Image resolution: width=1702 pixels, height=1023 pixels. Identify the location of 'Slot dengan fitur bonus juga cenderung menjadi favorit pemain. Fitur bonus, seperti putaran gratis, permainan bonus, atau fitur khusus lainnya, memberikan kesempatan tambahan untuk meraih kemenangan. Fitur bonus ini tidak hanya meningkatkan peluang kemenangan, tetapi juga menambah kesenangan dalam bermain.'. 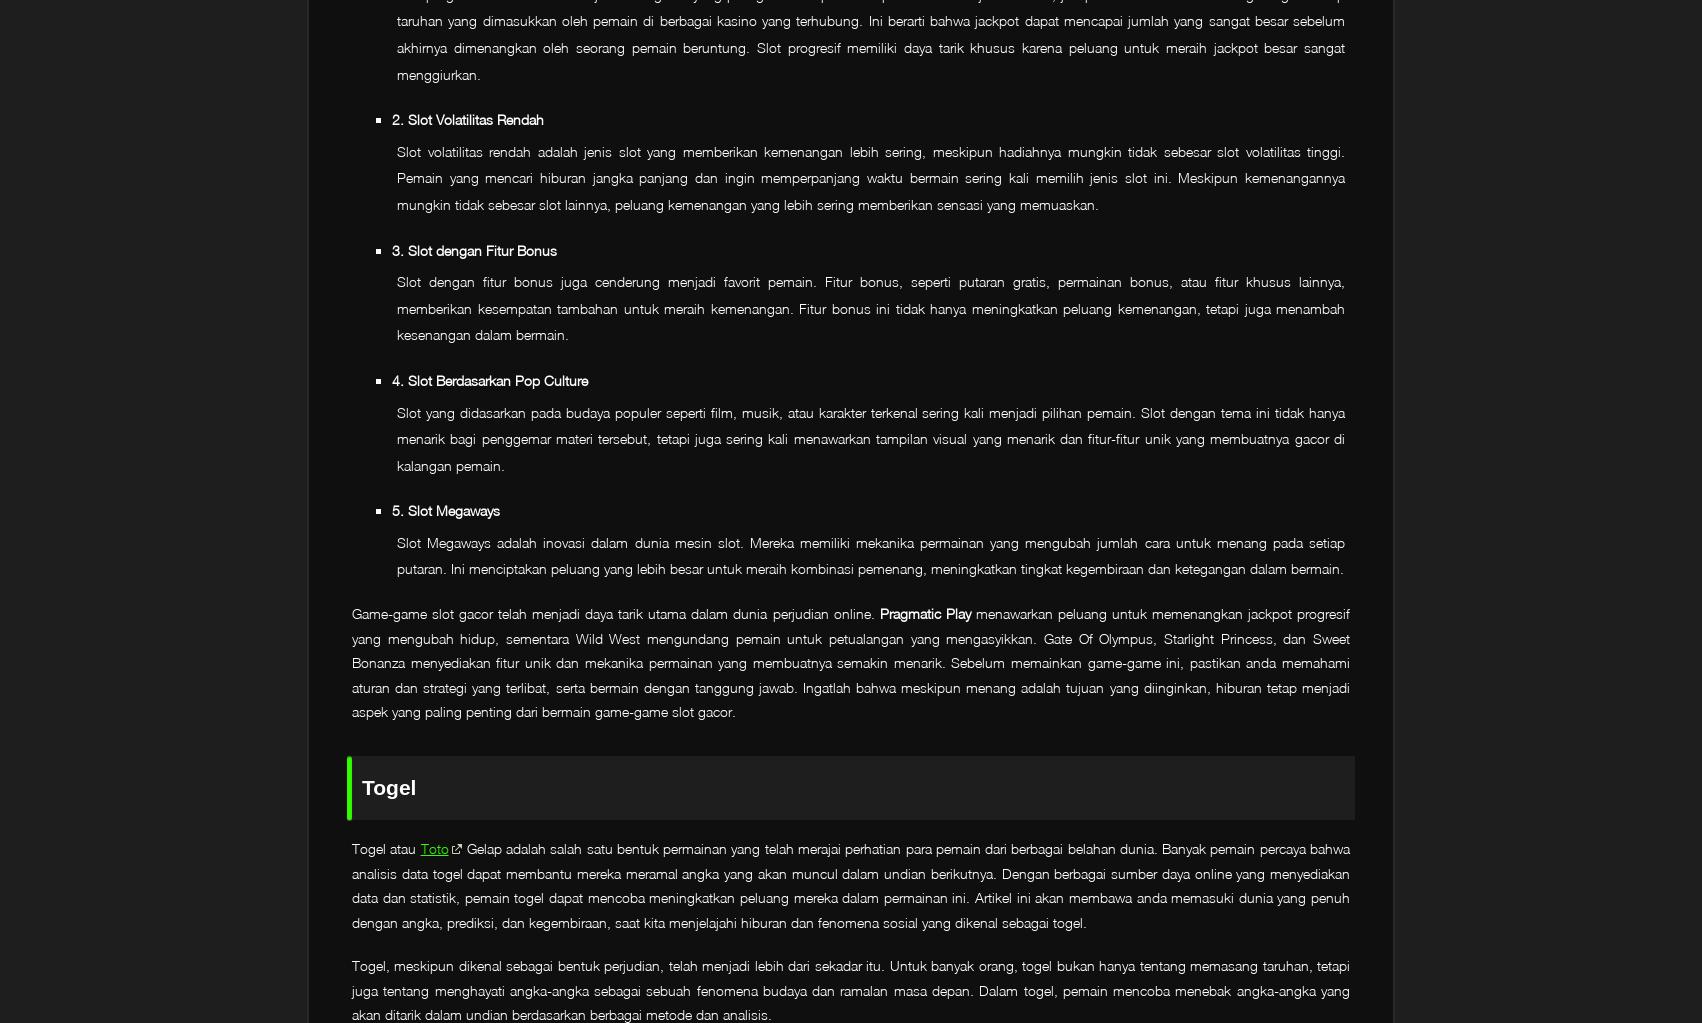
(871, 307).